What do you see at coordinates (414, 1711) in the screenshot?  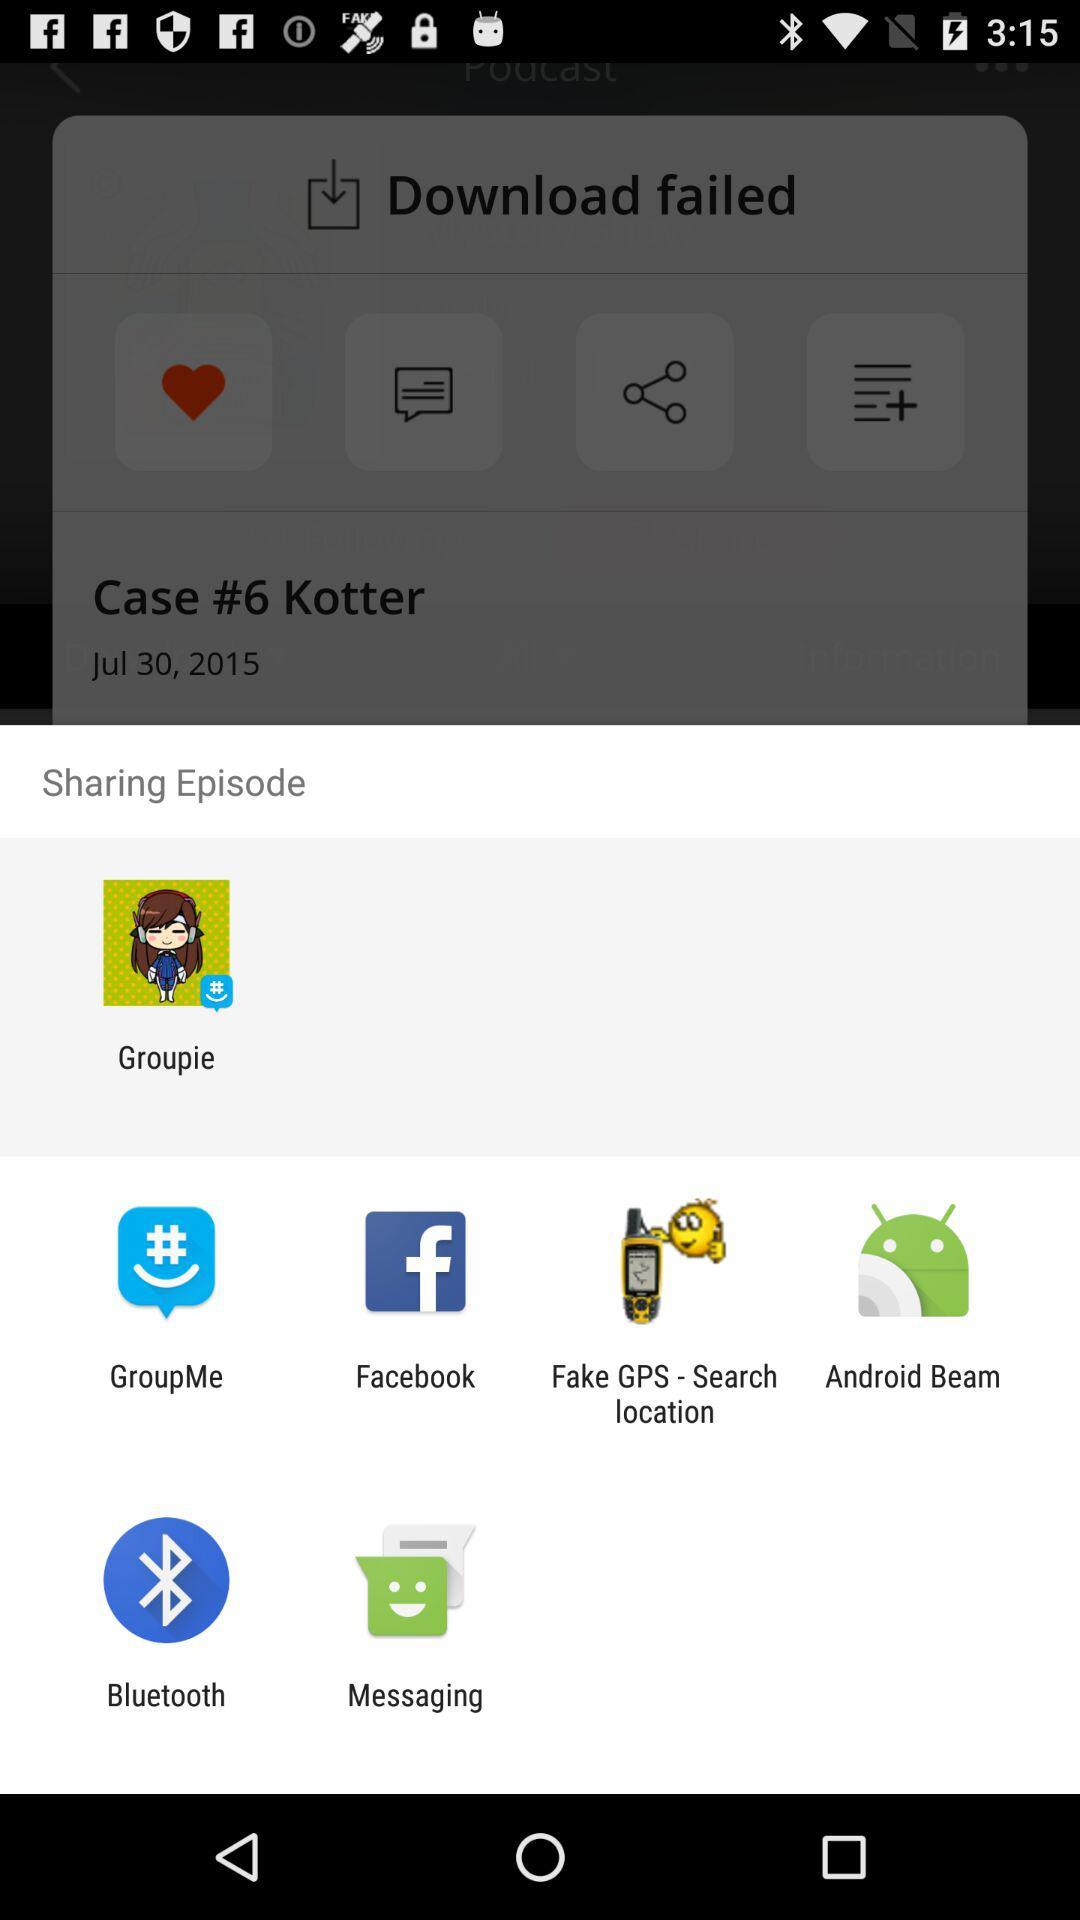 I see `item next to the bluetooth` at bounding box center [414, 1711].